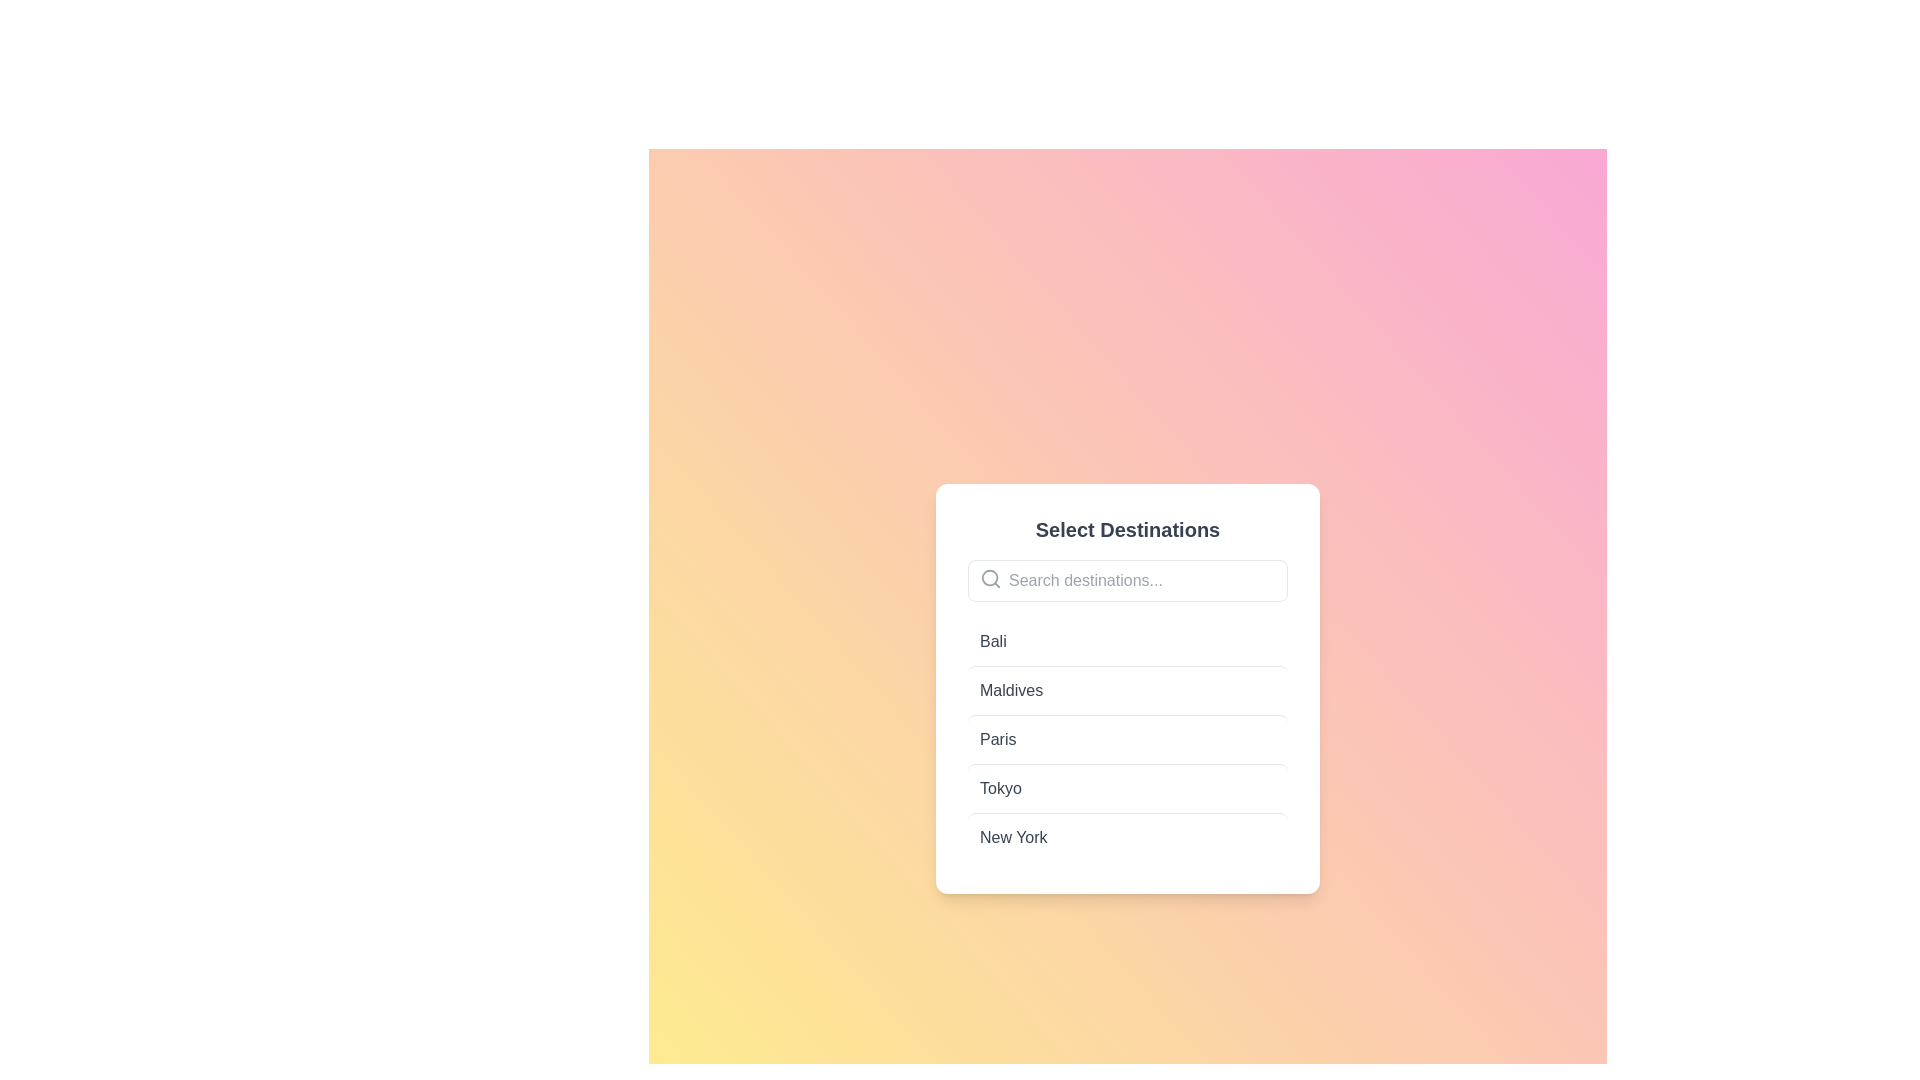  I want to click on the first selectable list item representing 'Bali', so click(1128, 641).